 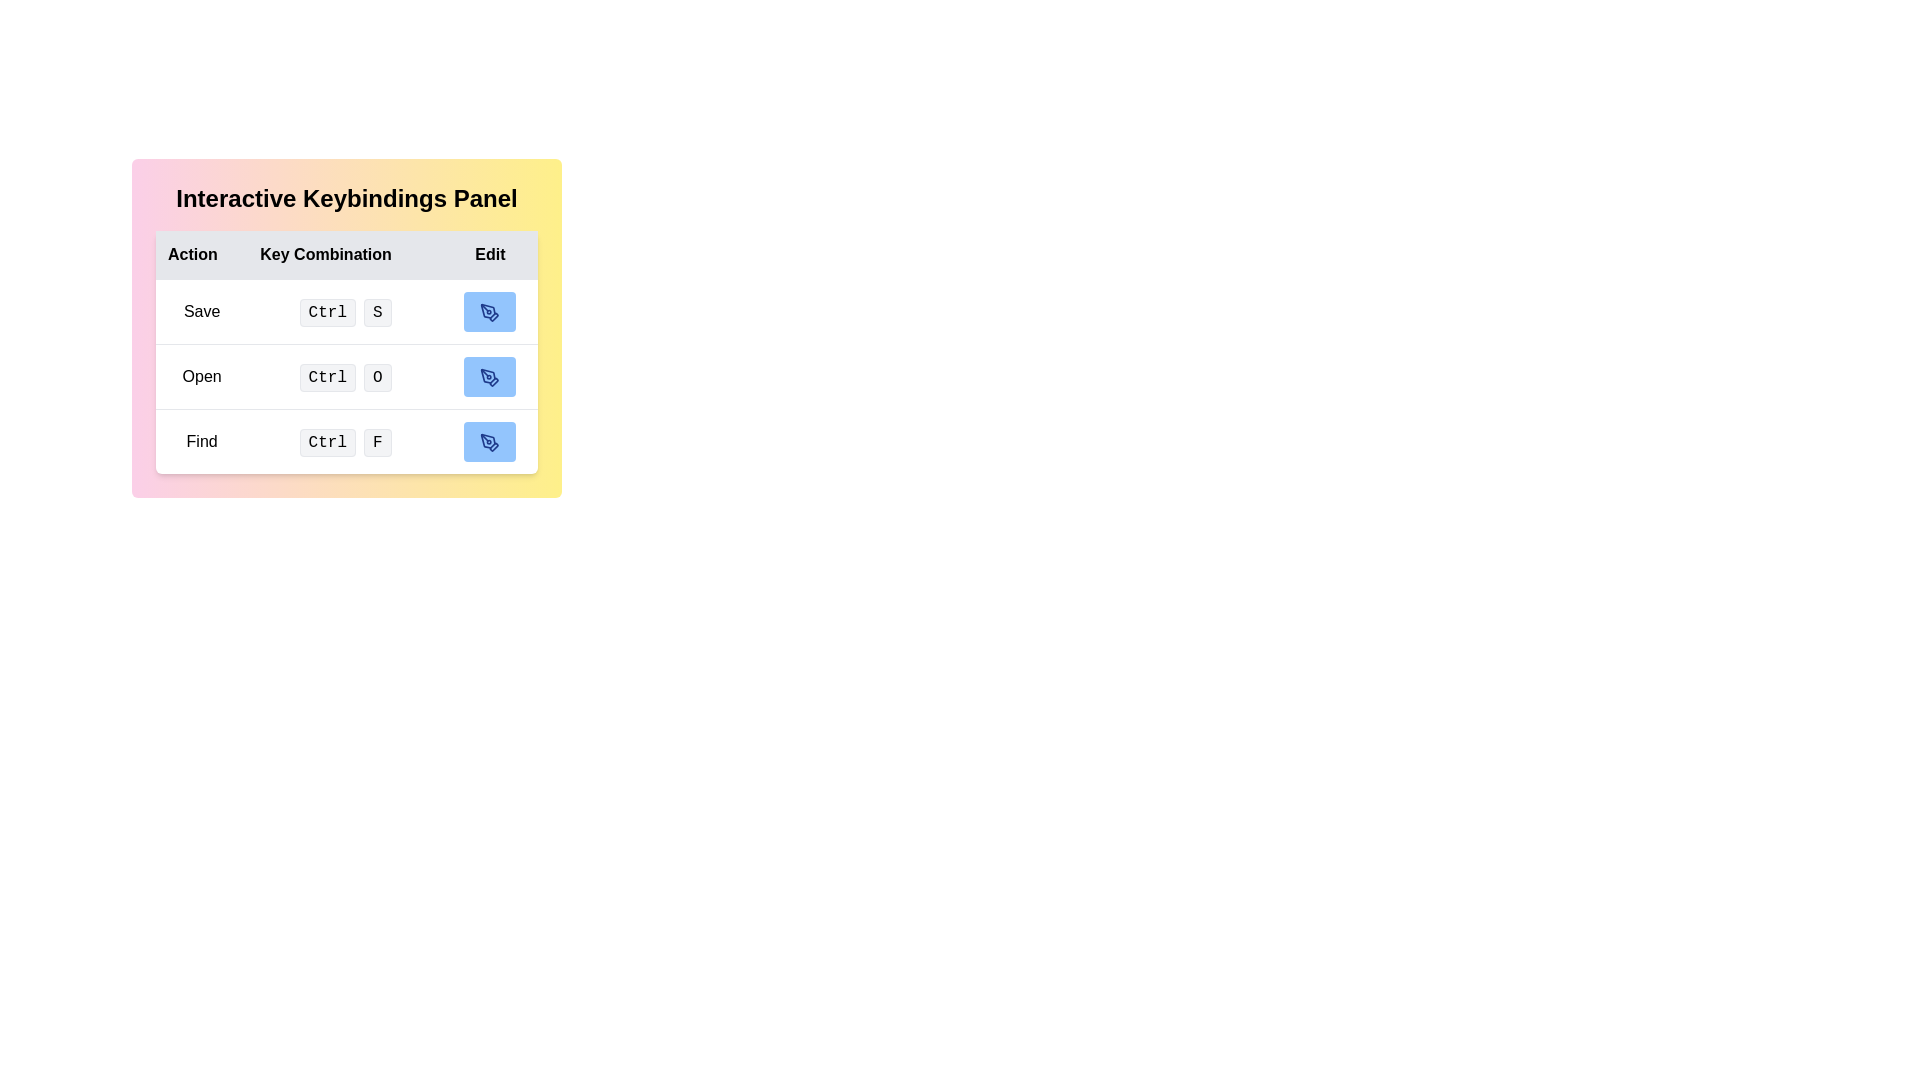 I want to click on the interactive button for editing the keybinding entry next to the 'Save' row in the table for keyboard navigation, so click(x=490, y=312).